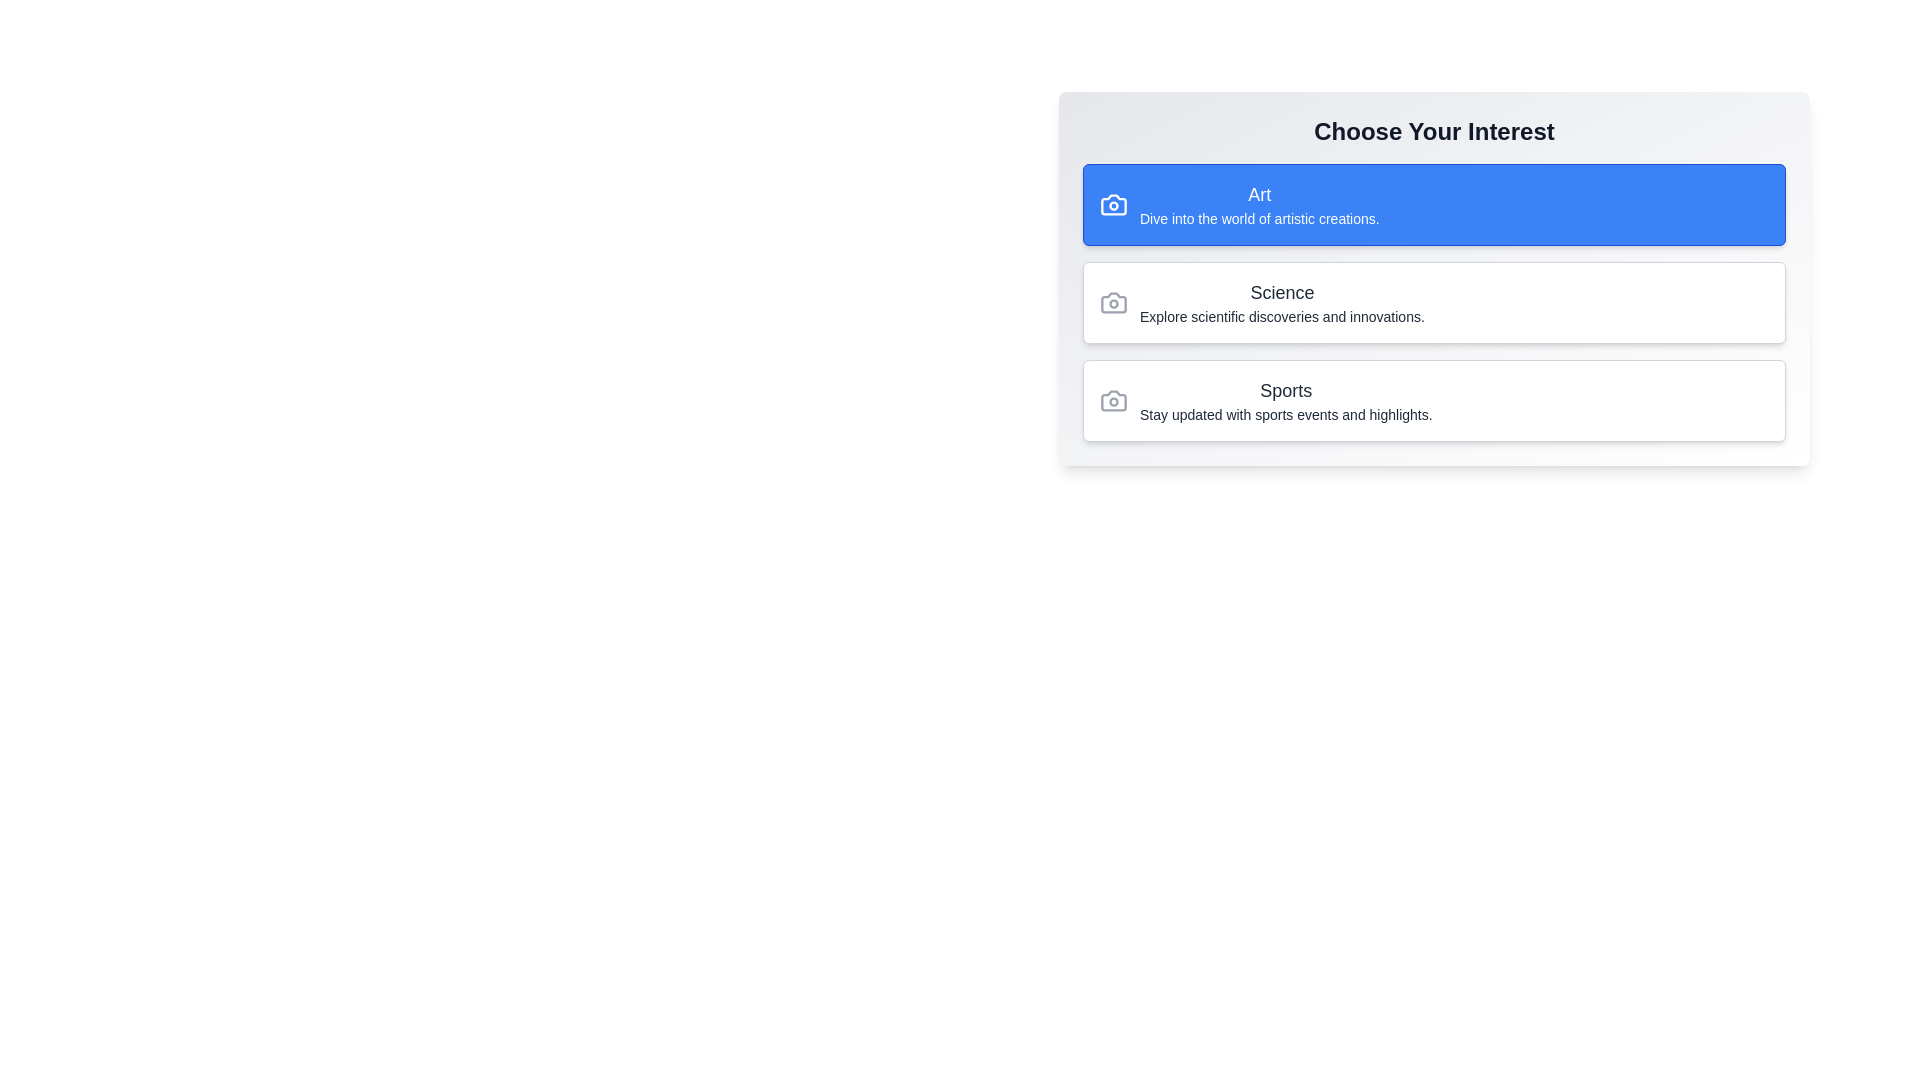 The width and height of the screenshot is (1920, 1080). What do you see at coordinates (1282, 303) in the screenshot?
I see `the text display element labeled 'Science', which features a heading and a description, positioned centrally between 'Art' and 'Sports'` at bounding box center [1282, 303].